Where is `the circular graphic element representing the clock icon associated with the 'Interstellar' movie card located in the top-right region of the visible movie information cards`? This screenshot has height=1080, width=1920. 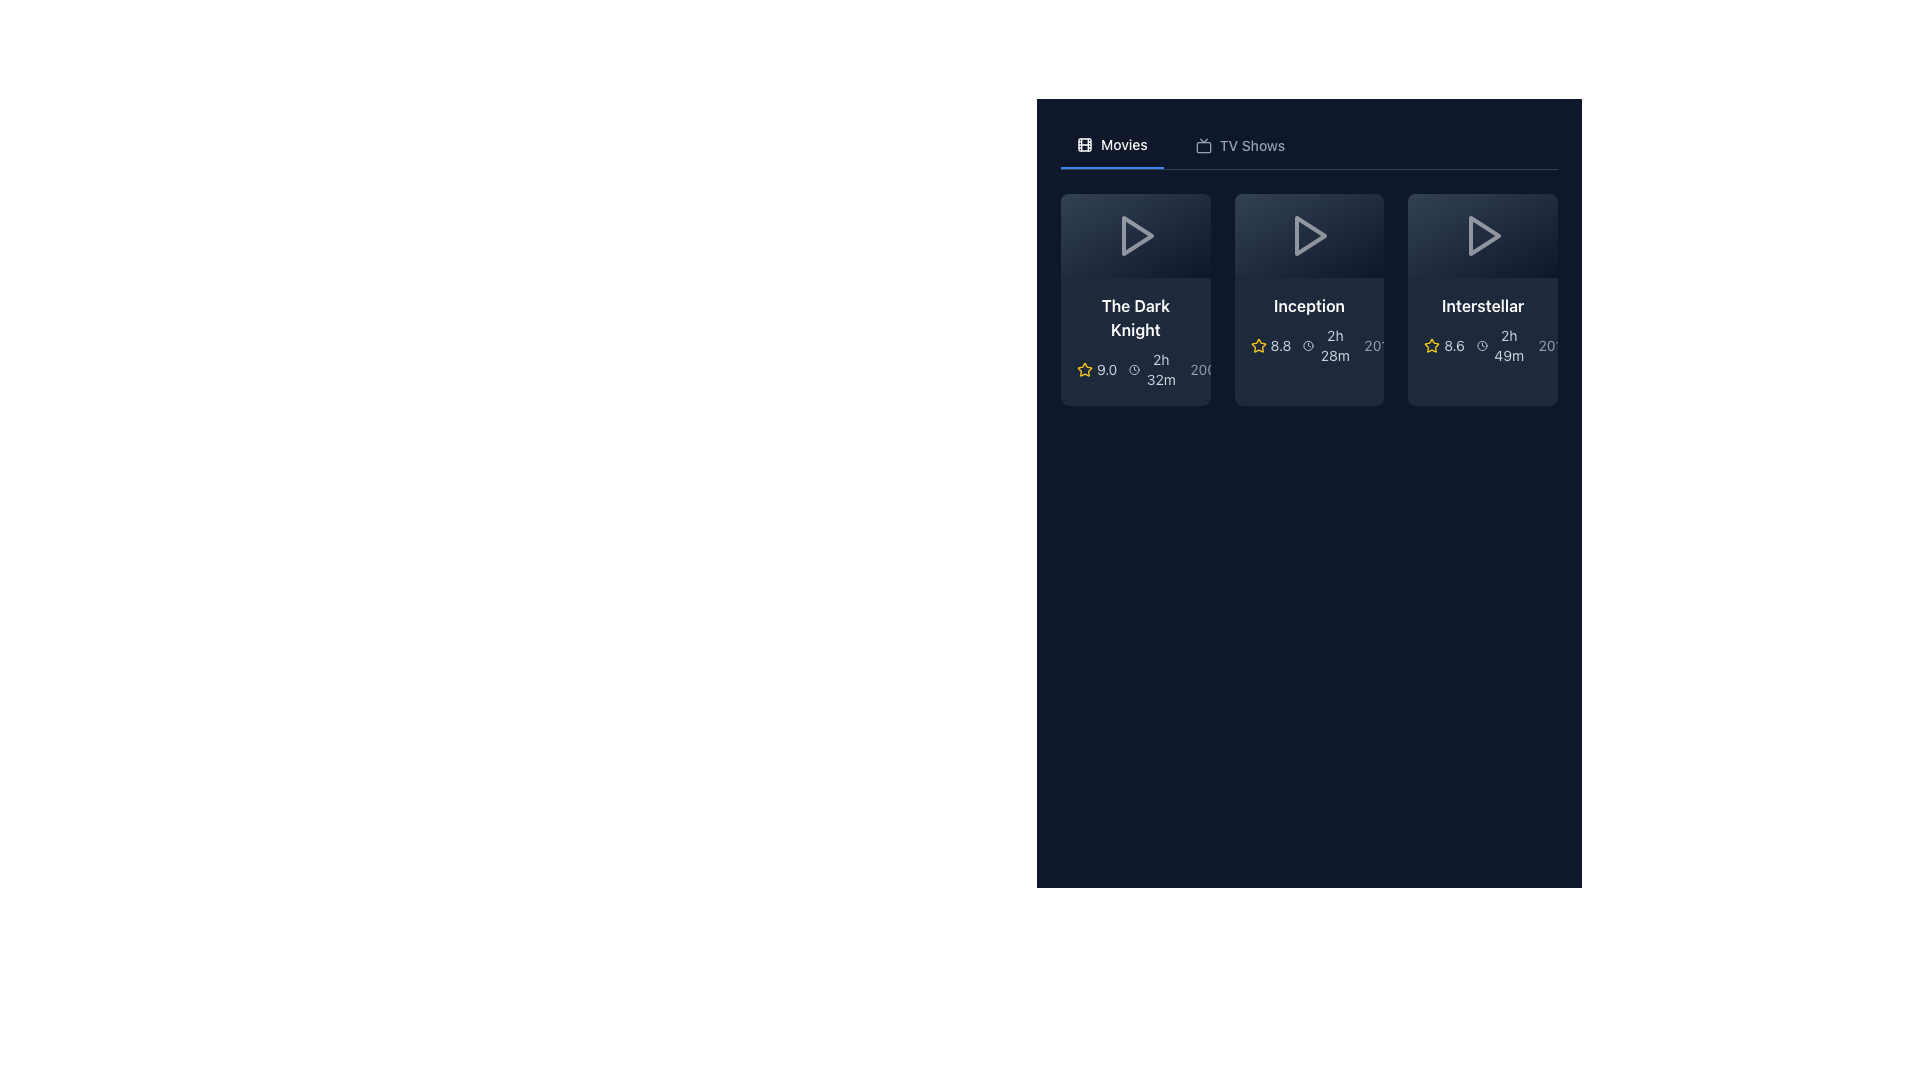
the circular graphic element representing the clock icon associated with the 'Interstellar' movie card located in the top-right region of the visible movie information cards is located at coordinates (1482, 345).